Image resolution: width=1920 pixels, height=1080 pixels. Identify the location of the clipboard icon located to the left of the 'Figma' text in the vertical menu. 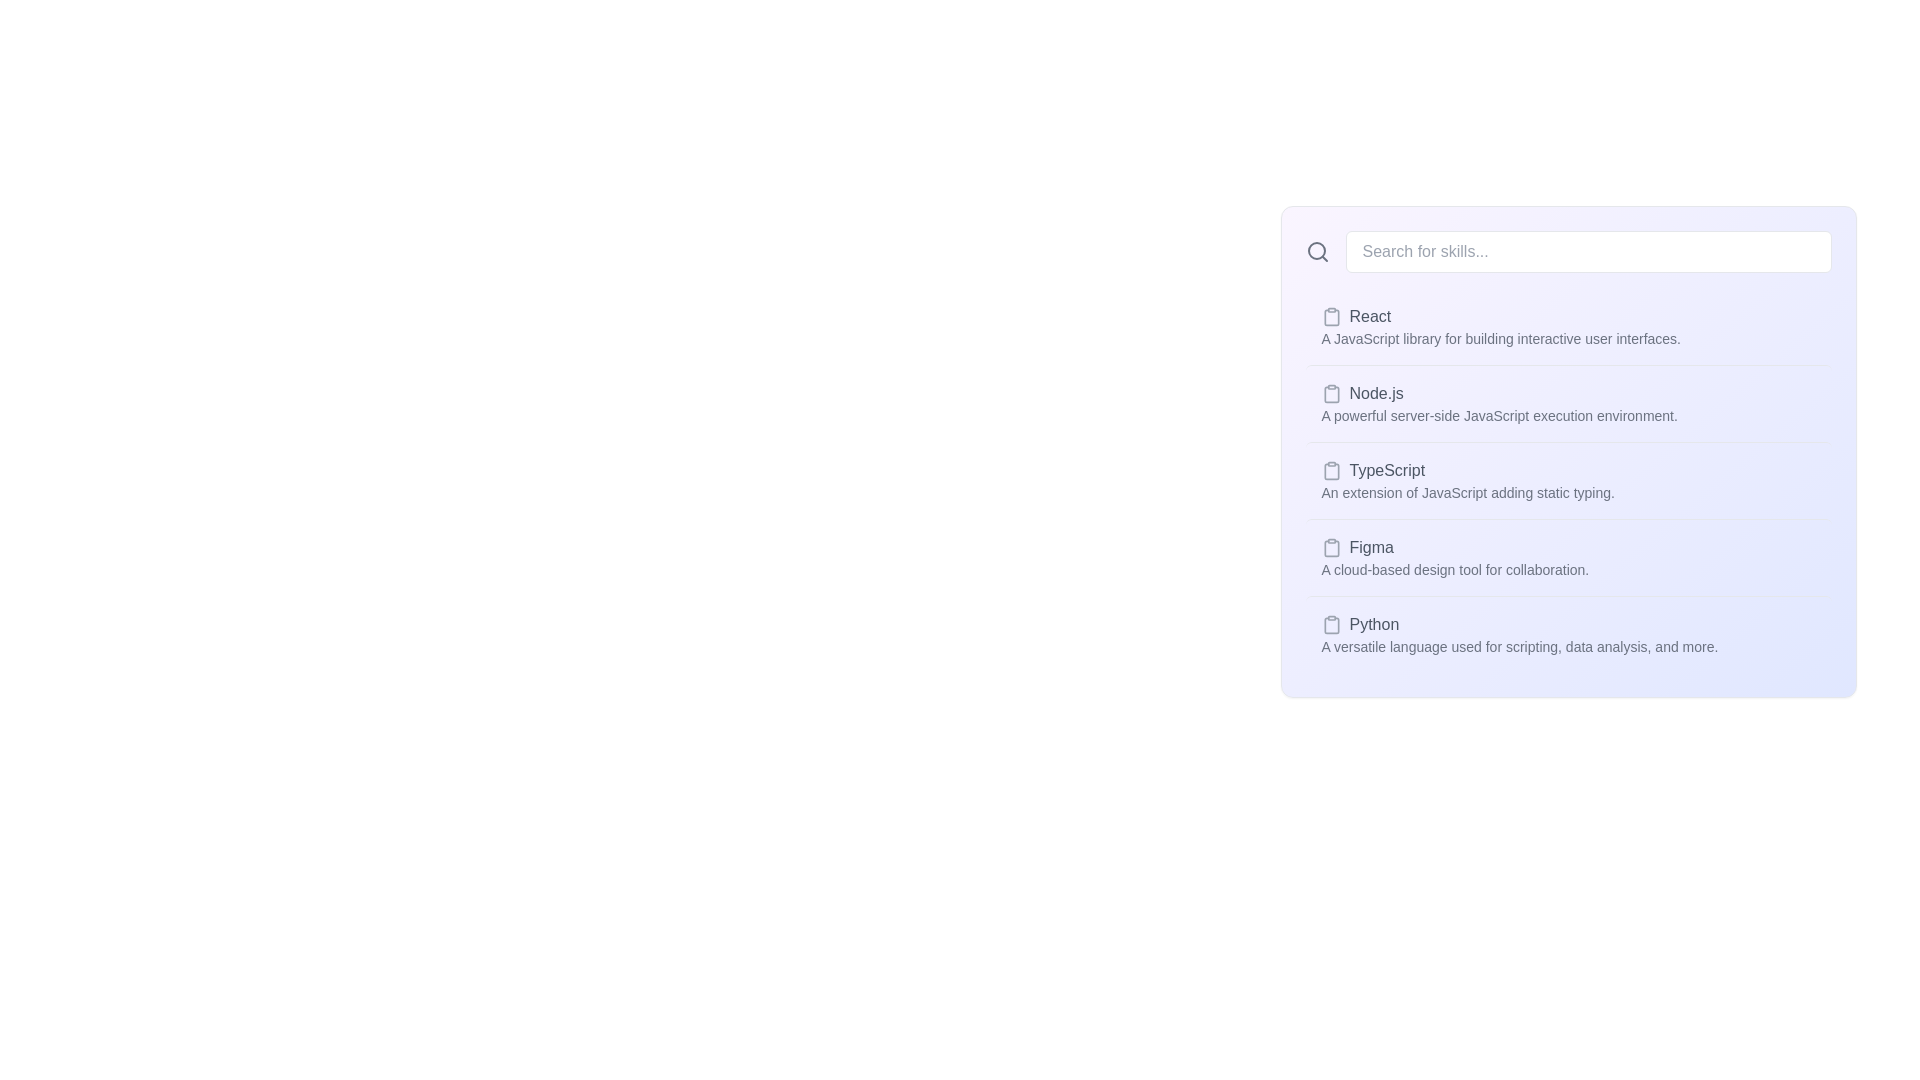
(1331, 547).